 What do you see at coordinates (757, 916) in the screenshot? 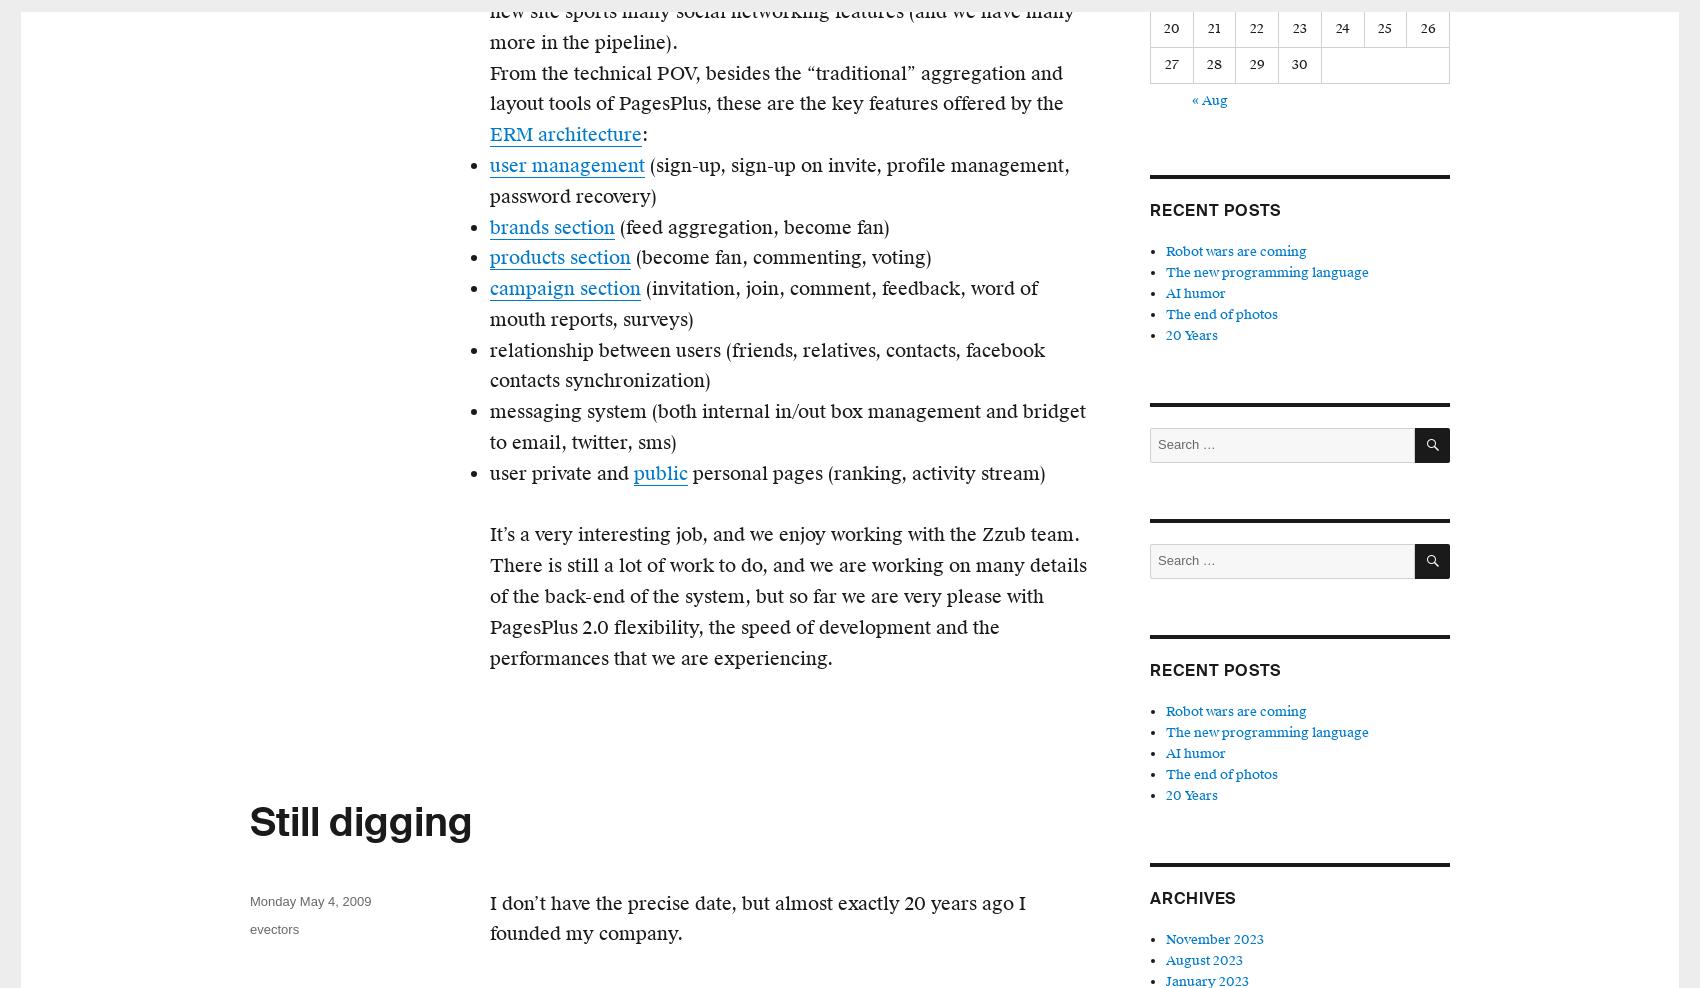
I see `'I don’t have the precise date, but almost exactly 20 years ago I founded my company.'` at bounding box center [757, 916].